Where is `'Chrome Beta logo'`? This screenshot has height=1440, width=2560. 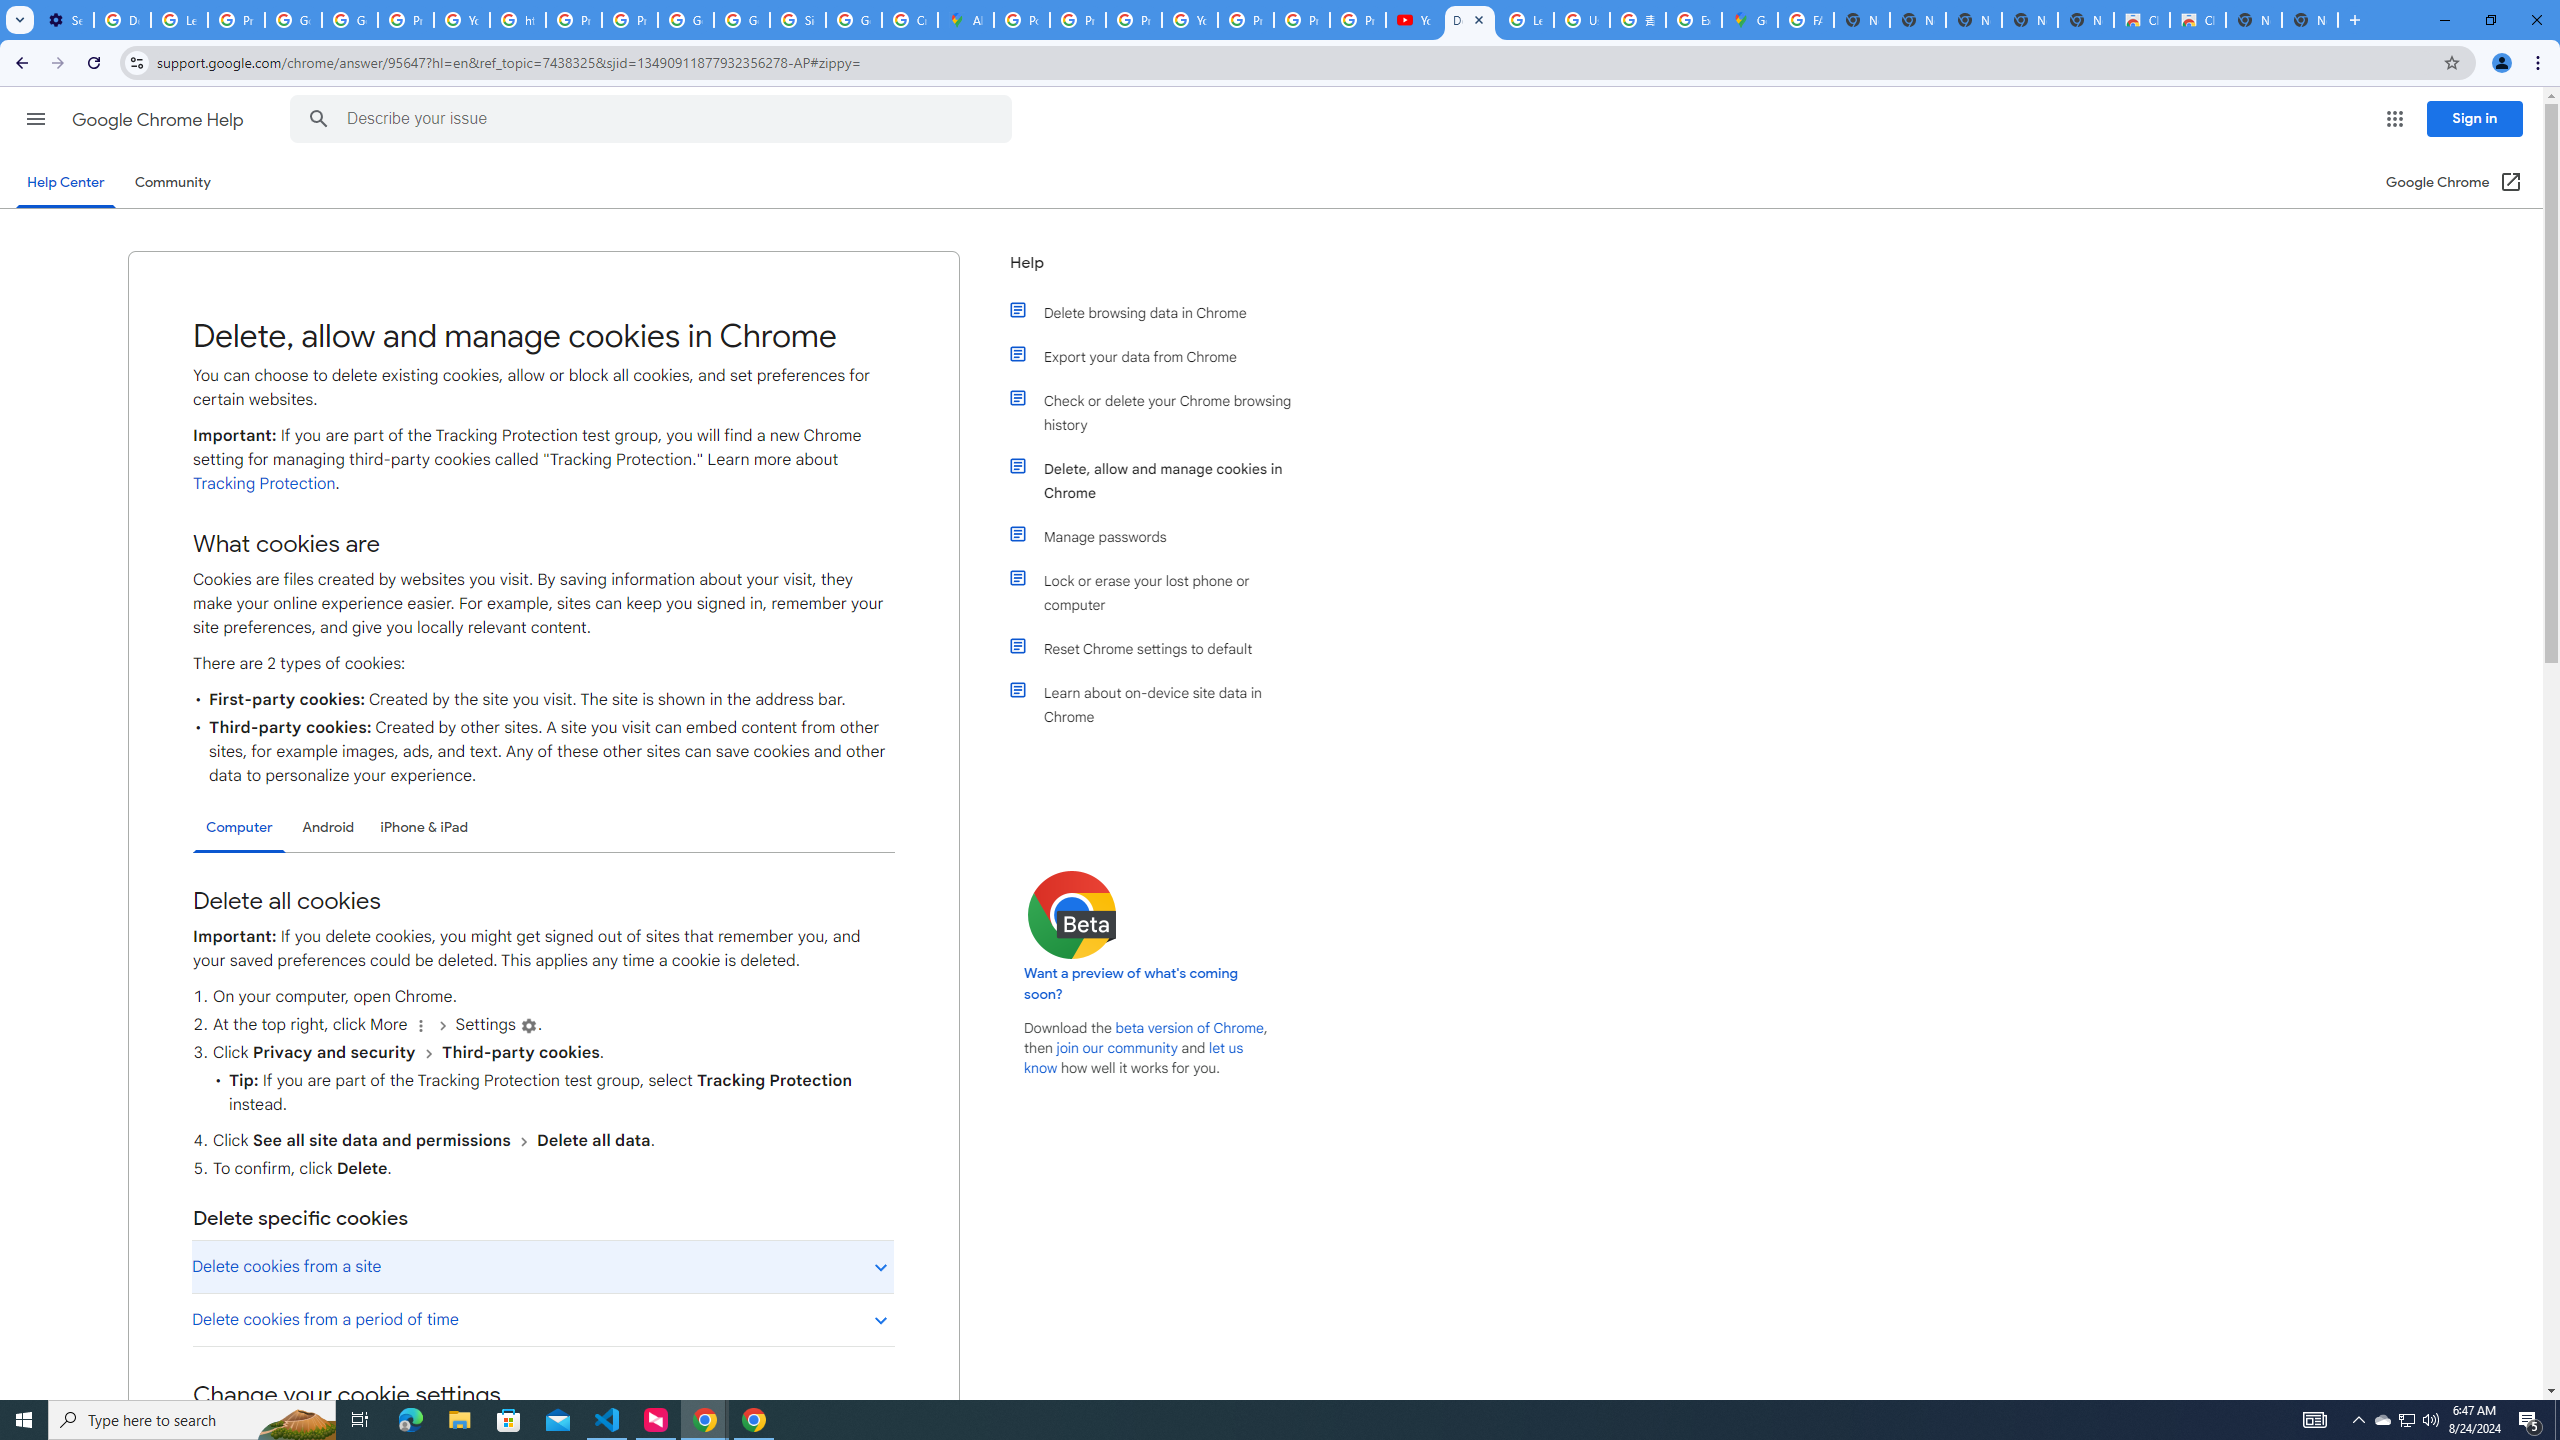
'Chrome Beta logo' is located at coordinates (1072, 915).